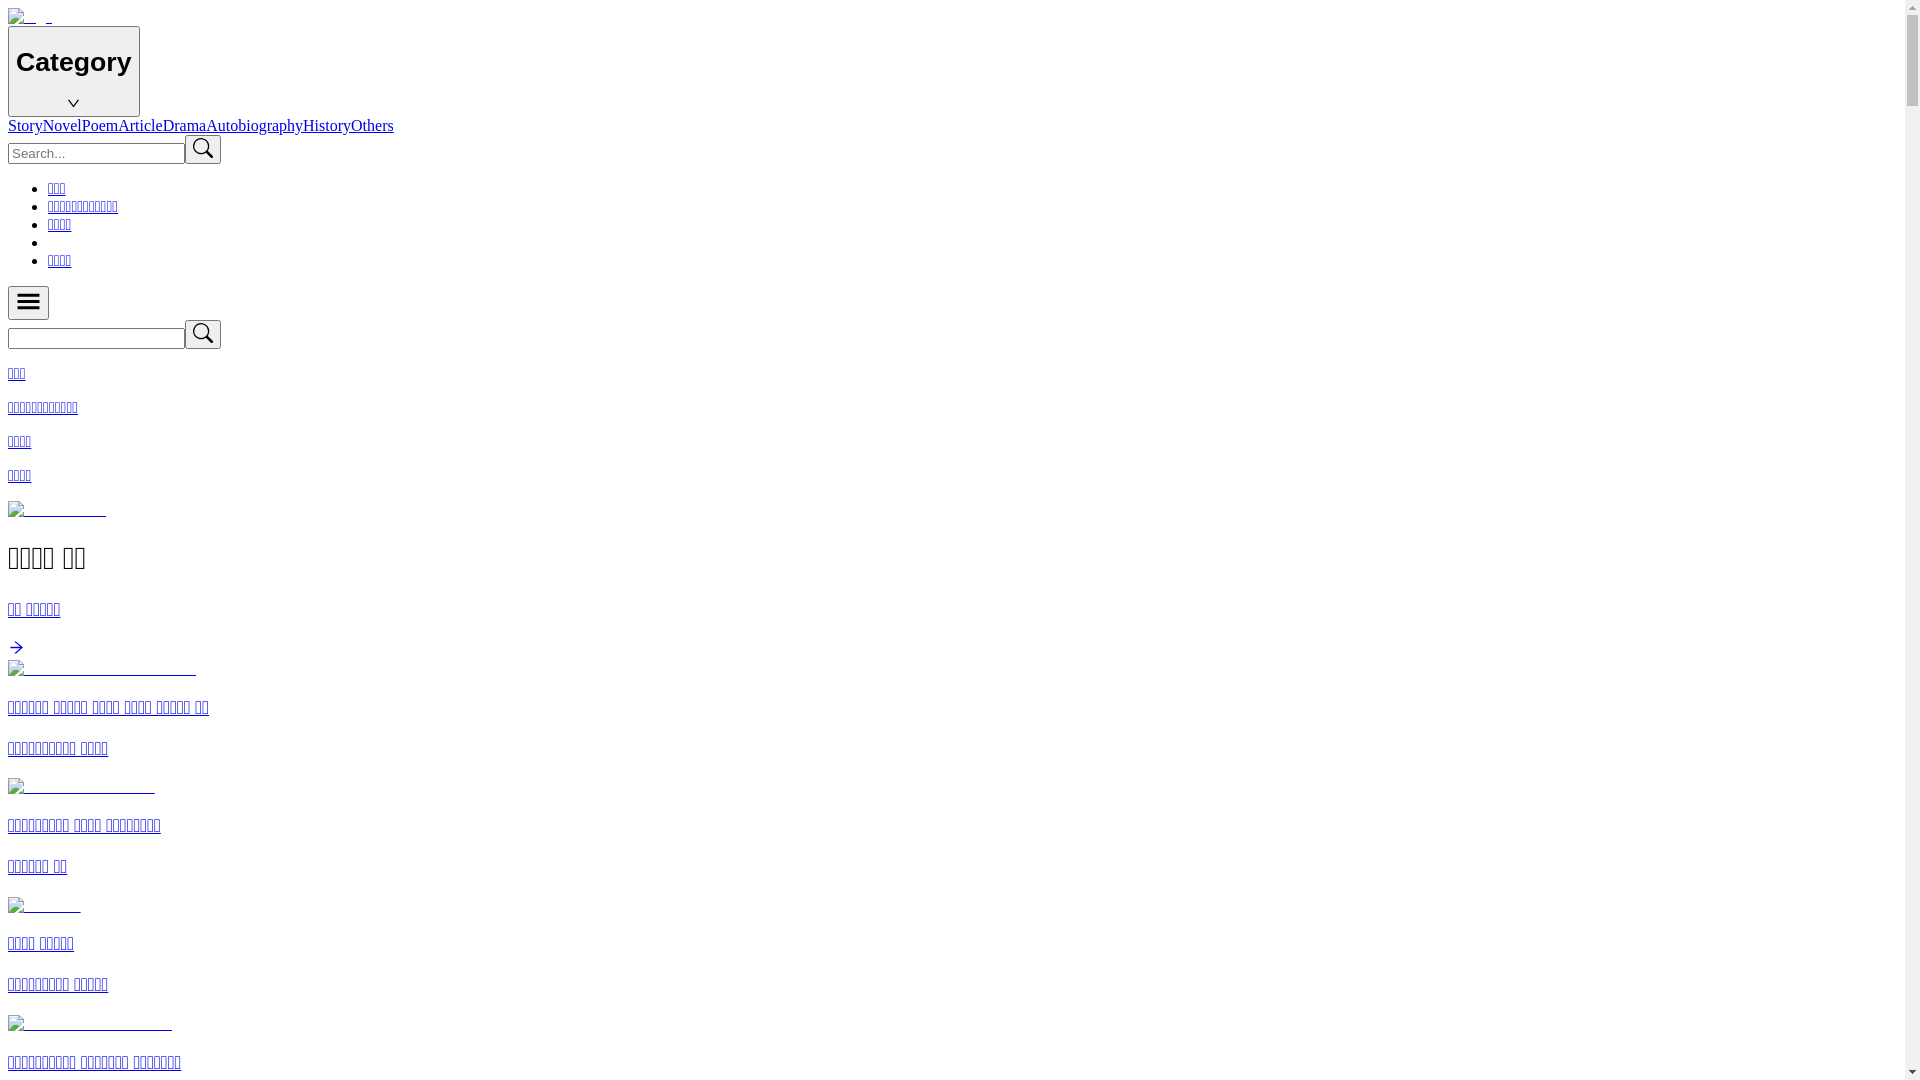  Describe the element at coordinates (62, 125) in the screenshot. I see `'Novel'` at that location.